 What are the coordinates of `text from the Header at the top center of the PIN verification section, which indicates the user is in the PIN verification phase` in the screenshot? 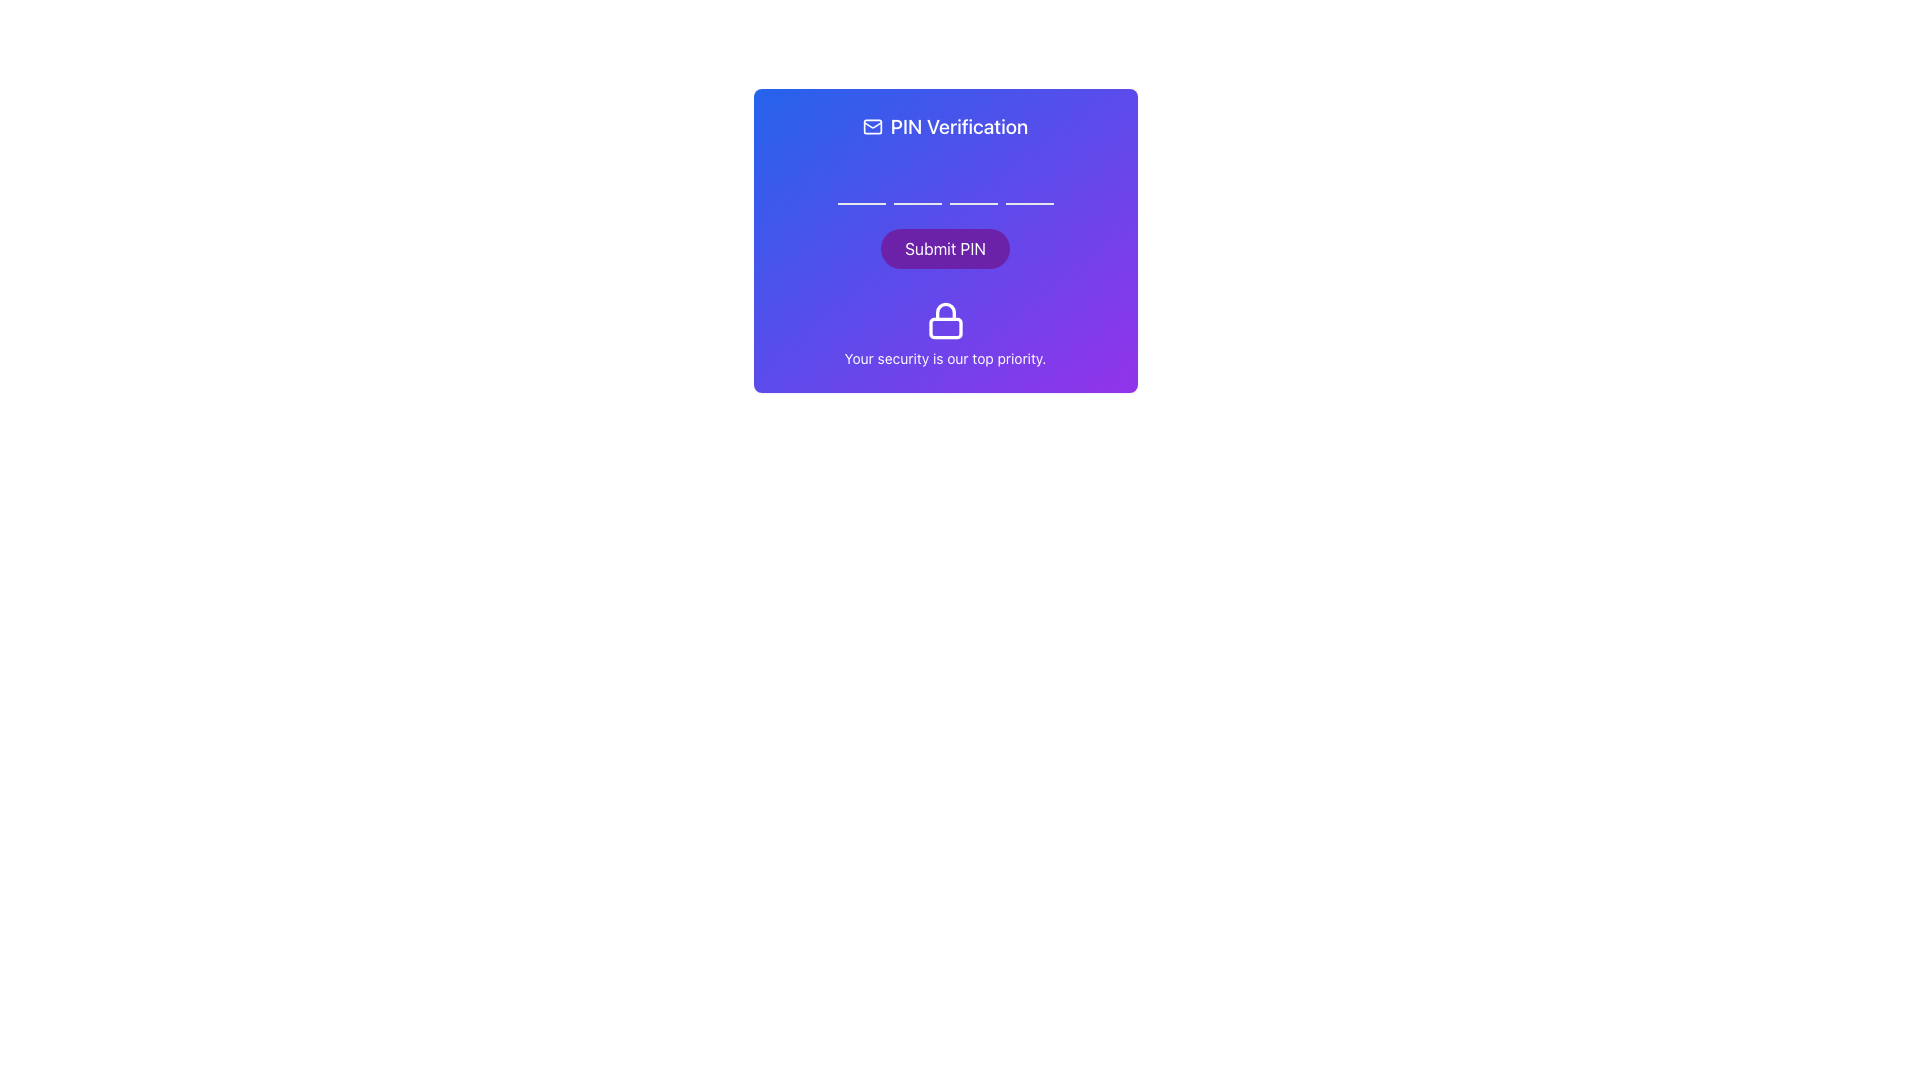 It's located at (944, 127).